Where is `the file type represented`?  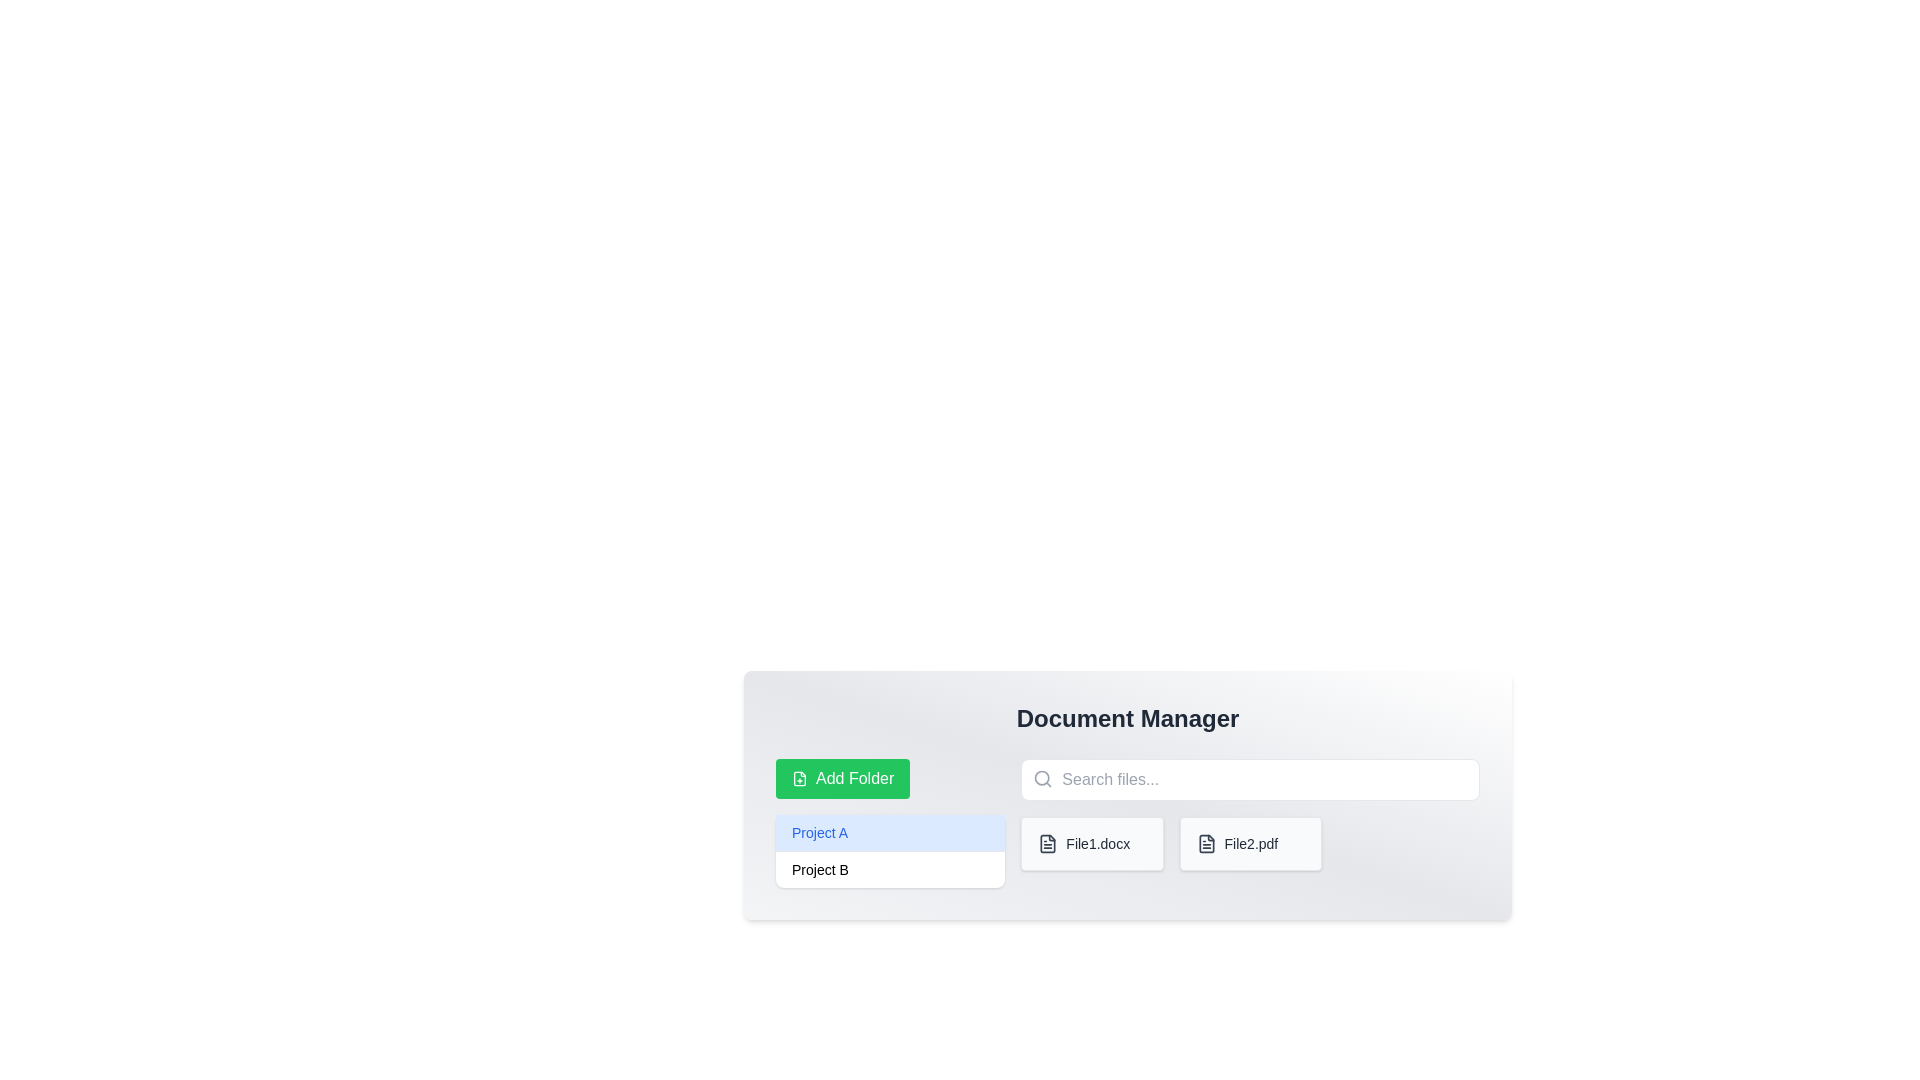
the file type represented is located at coordinates (1047, 844).